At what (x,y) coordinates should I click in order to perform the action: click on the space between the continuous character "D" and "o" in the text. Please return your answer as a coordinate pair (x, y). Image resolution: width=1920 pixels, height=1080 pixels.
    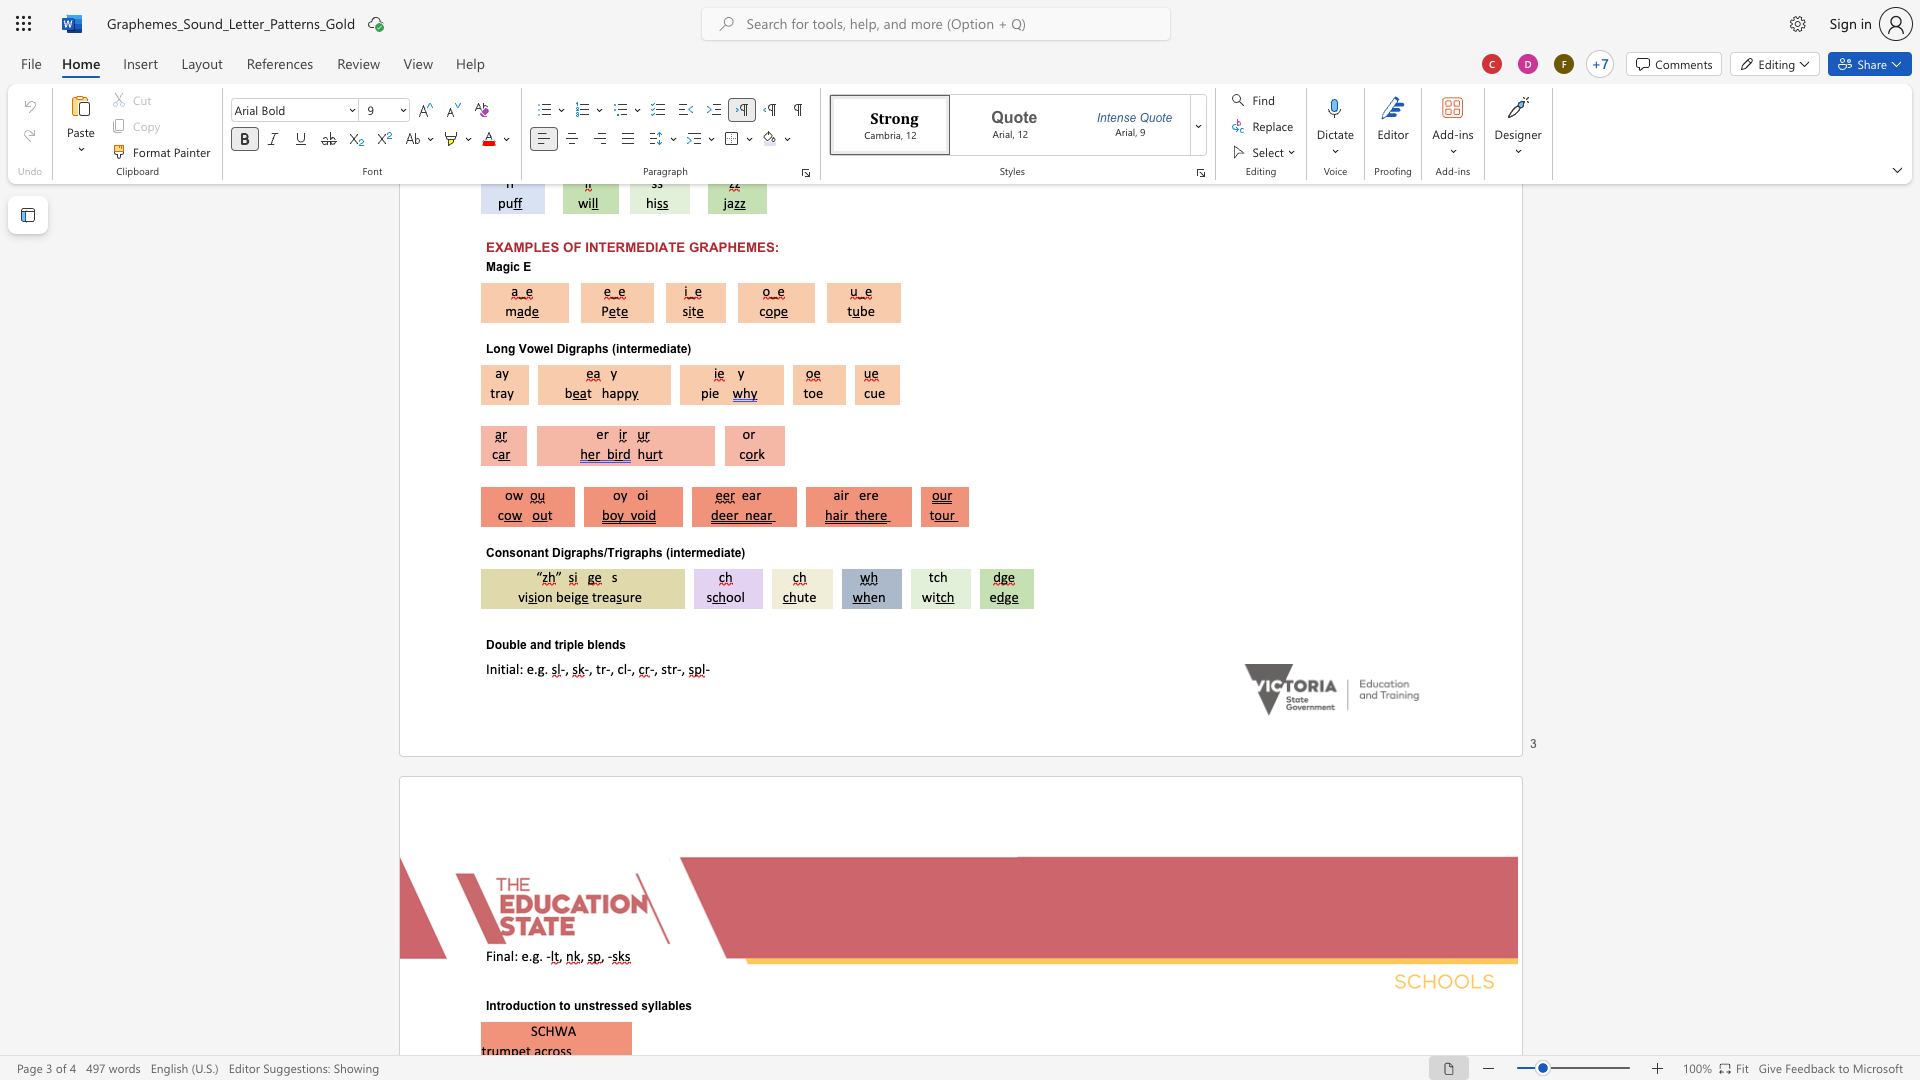
    Looking at the image, I should click on (494, 644).